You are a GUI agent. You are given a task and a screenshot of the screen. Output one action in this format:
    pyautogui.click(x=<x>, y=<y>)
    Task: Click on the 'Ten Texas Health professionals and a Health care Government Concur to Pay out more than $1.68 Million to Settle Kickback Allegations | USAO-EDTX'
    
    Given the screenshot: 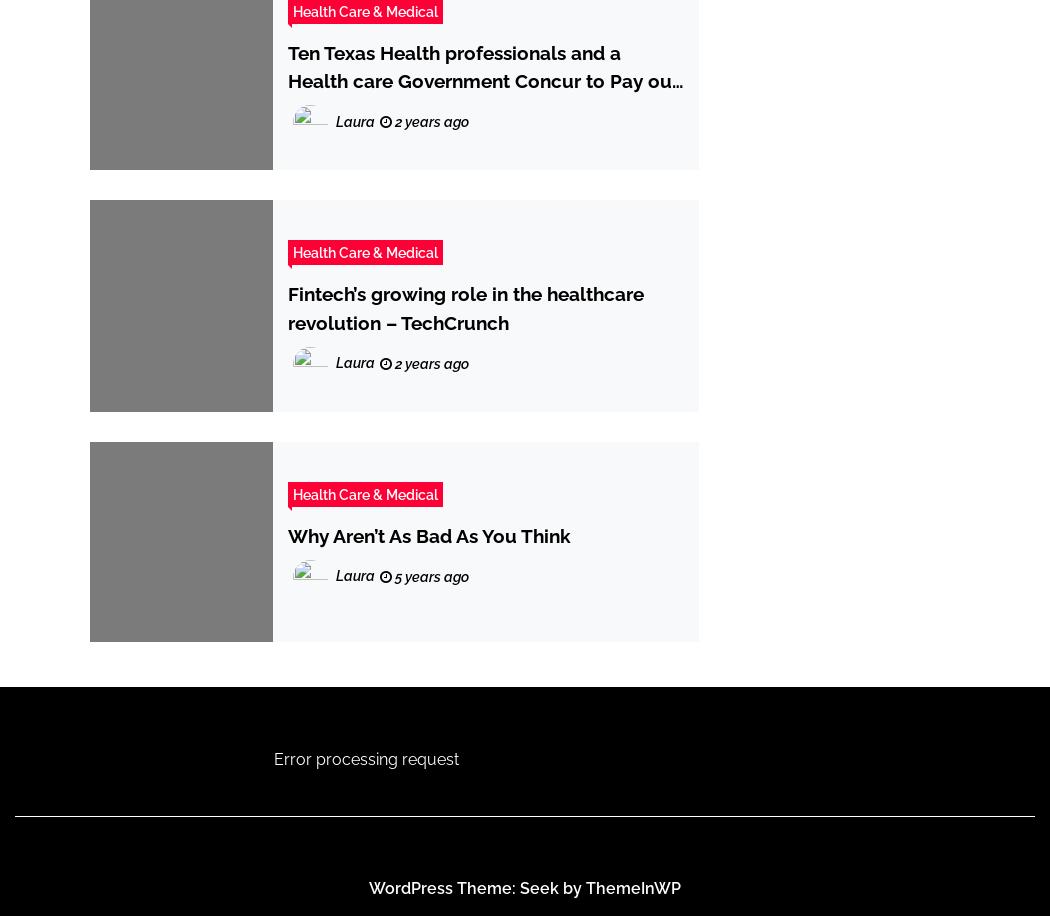 What is the action you would take?
    pyautogui.click(x=482, y=93)
    